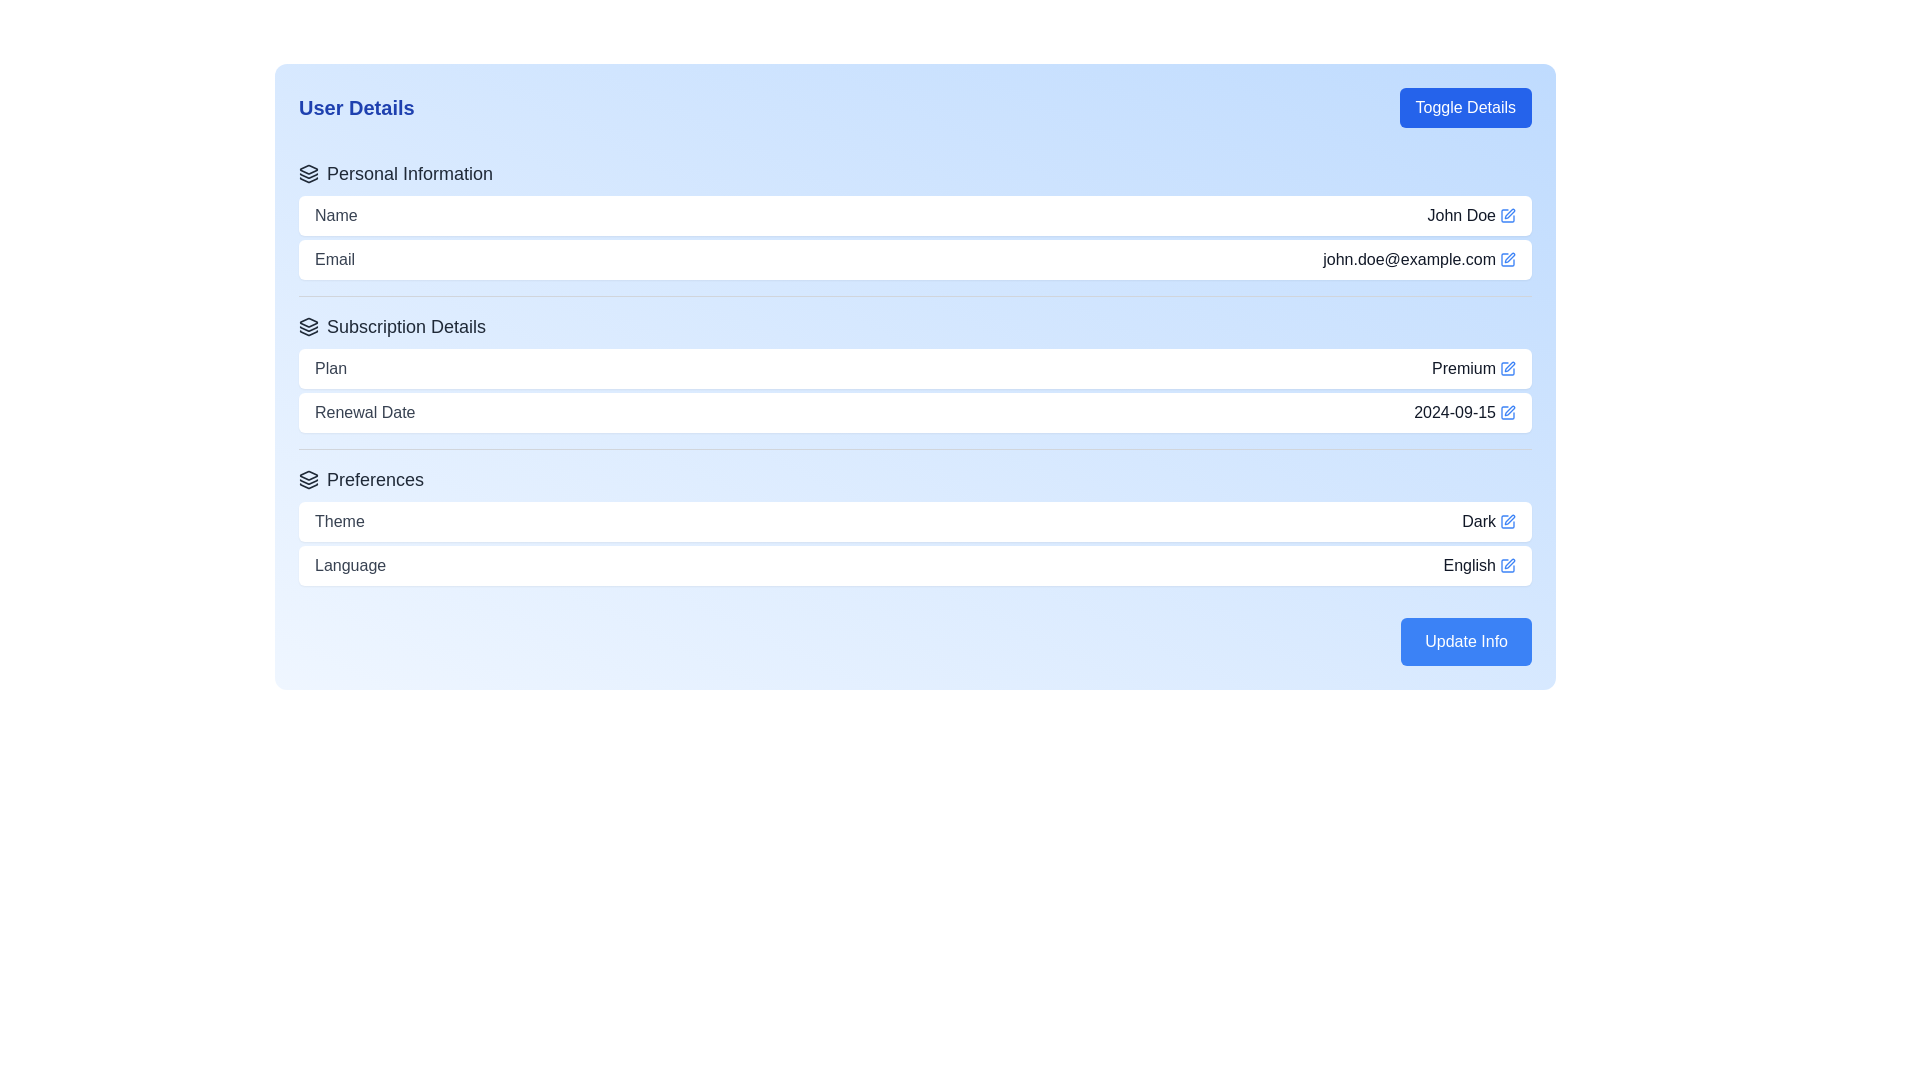 This screenshot has width=1920, height=1080. I want to click on the edit icon button next to the 'John Doe' name field, so click(1510, 213).